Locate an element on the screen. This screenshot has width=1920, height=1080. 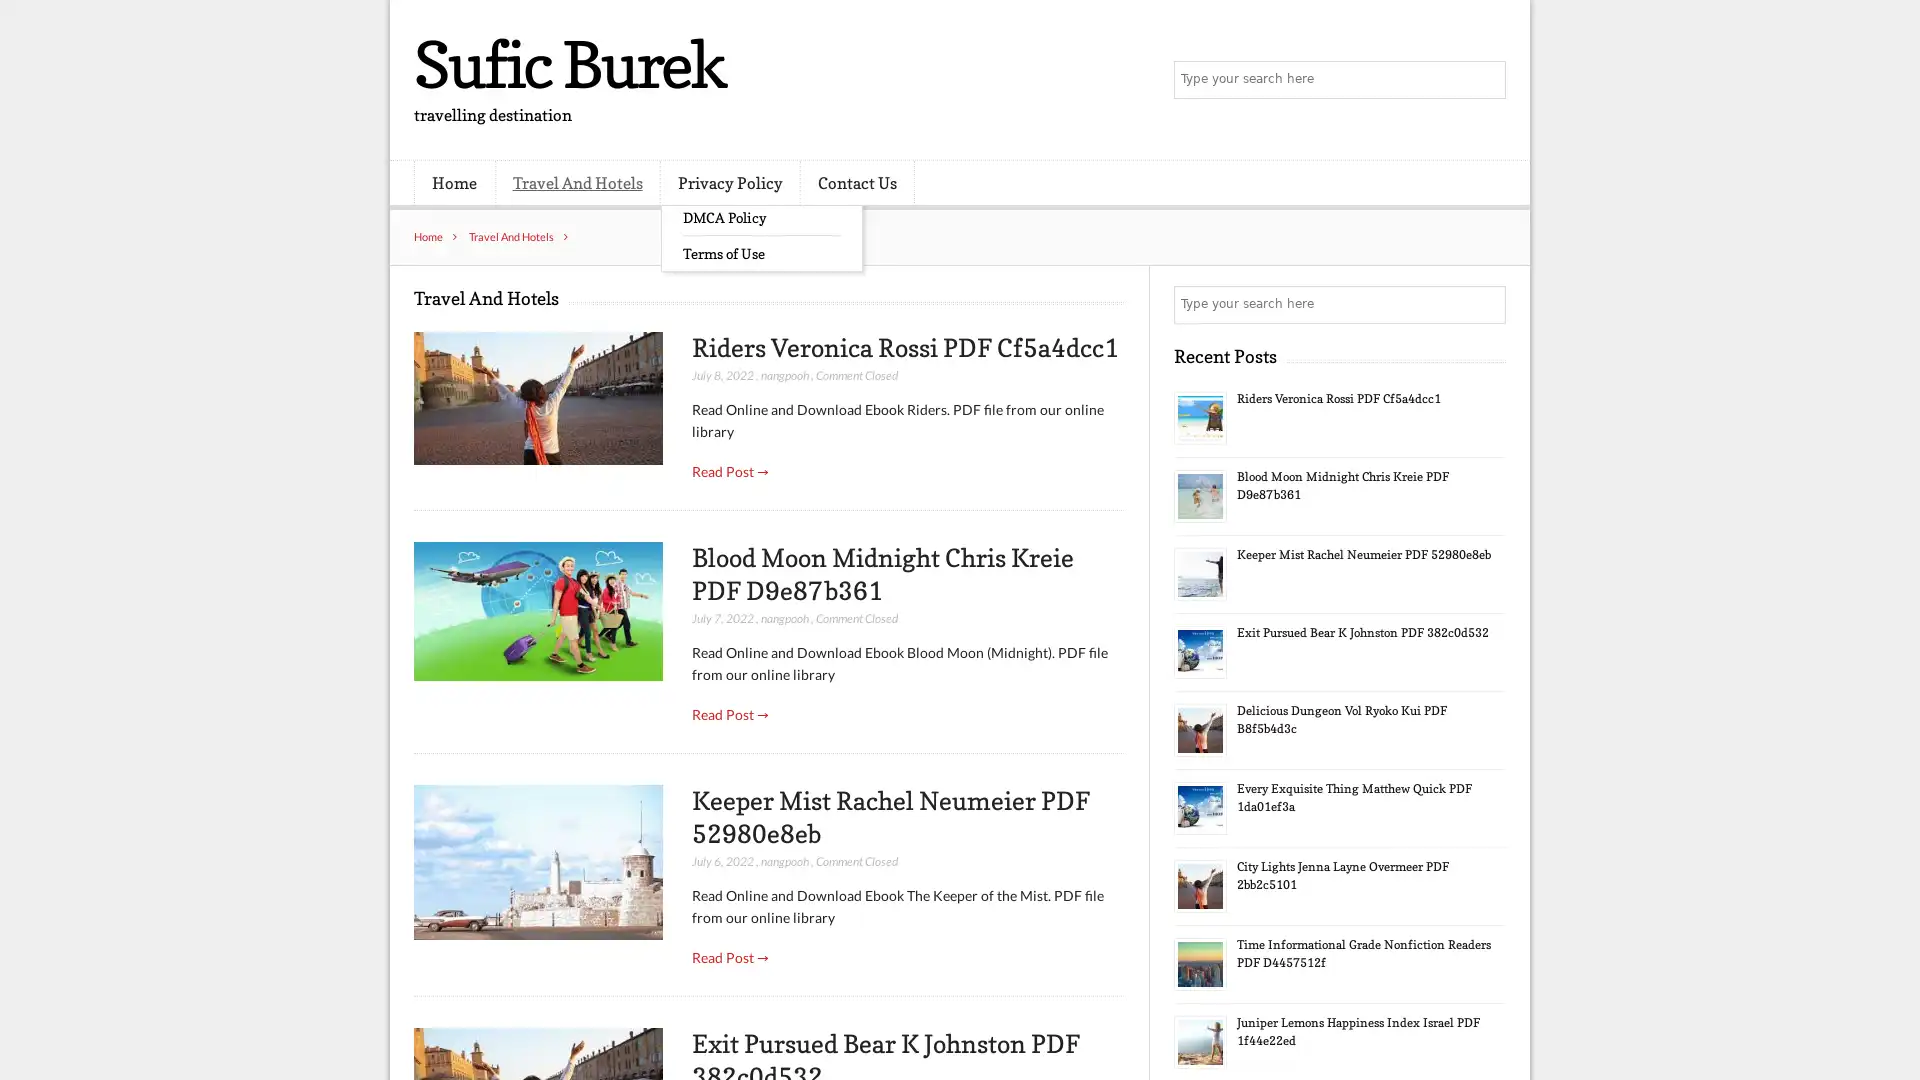
Search is located at coordinates (1485, 304).